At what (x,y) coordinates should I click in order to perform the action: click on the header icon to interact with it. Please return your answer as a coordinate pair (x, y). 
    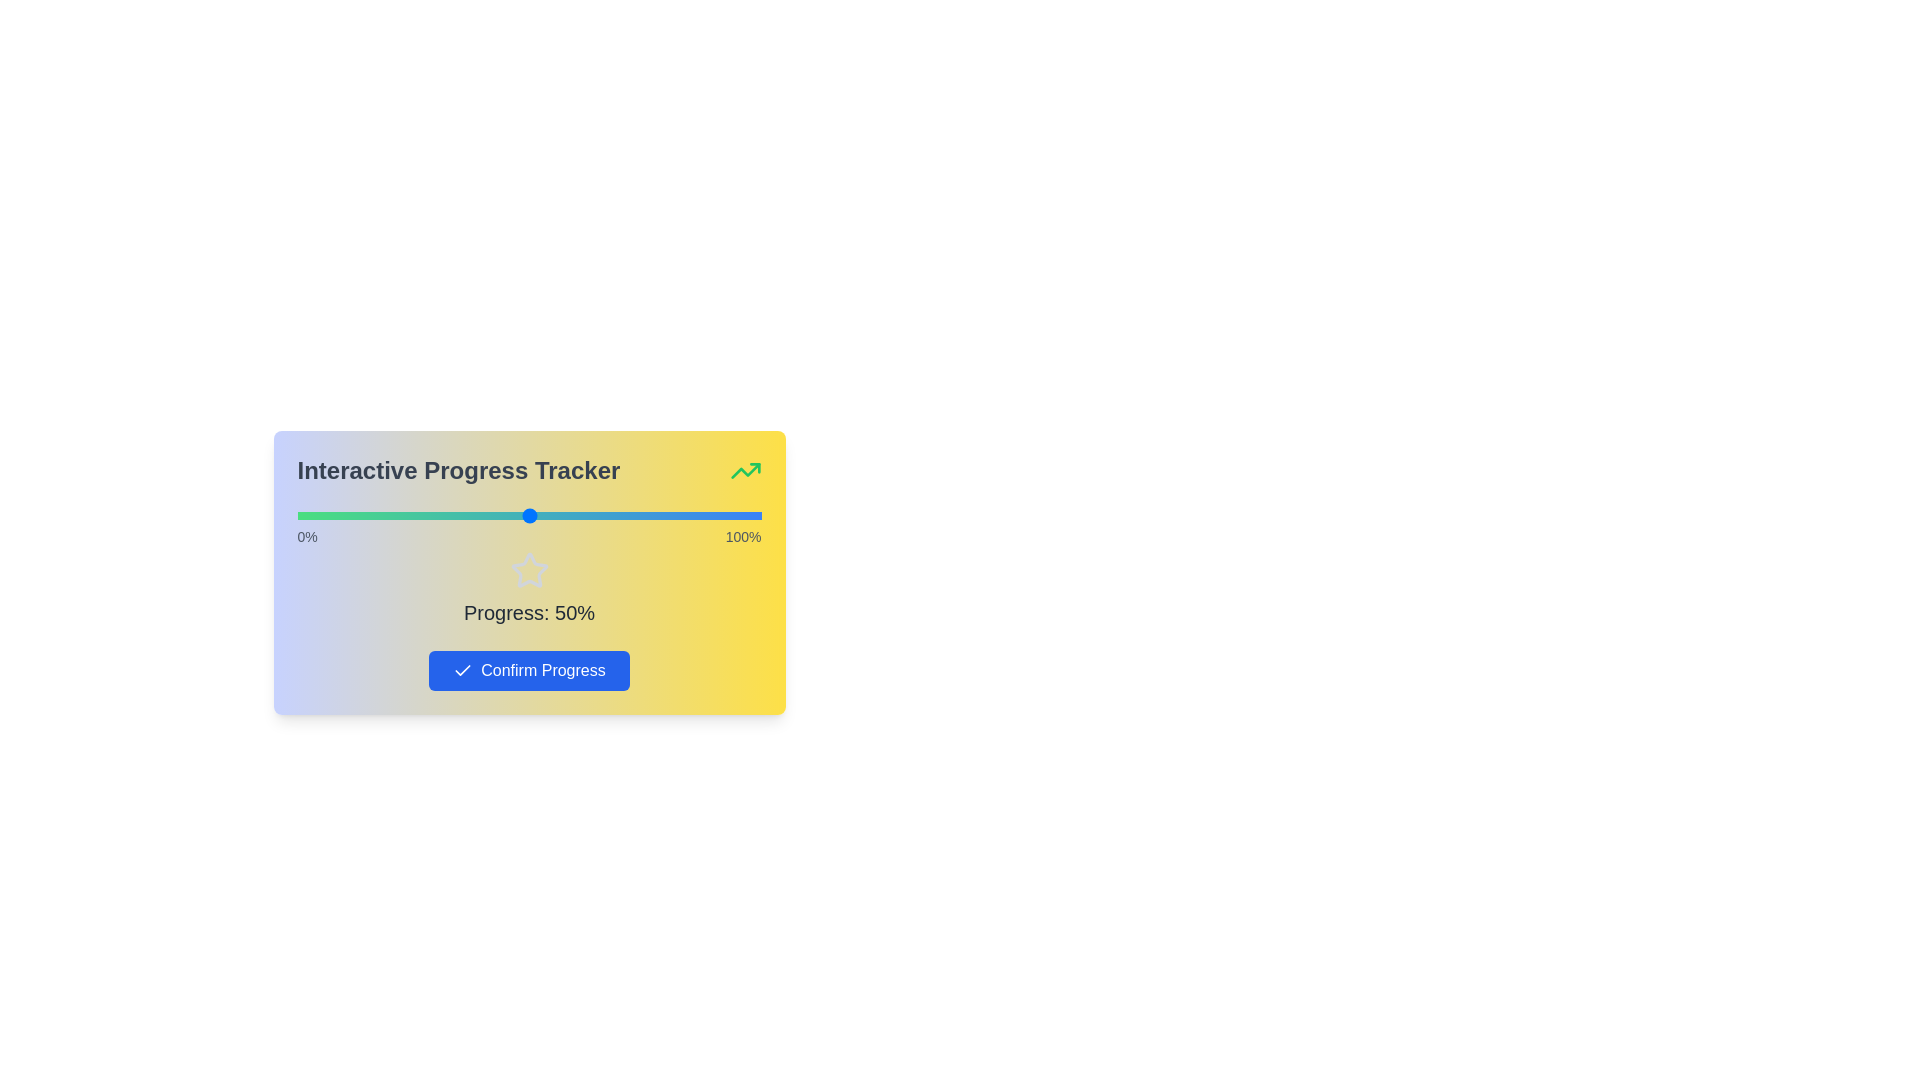
    Looking at the image, I should click on (744, 470).